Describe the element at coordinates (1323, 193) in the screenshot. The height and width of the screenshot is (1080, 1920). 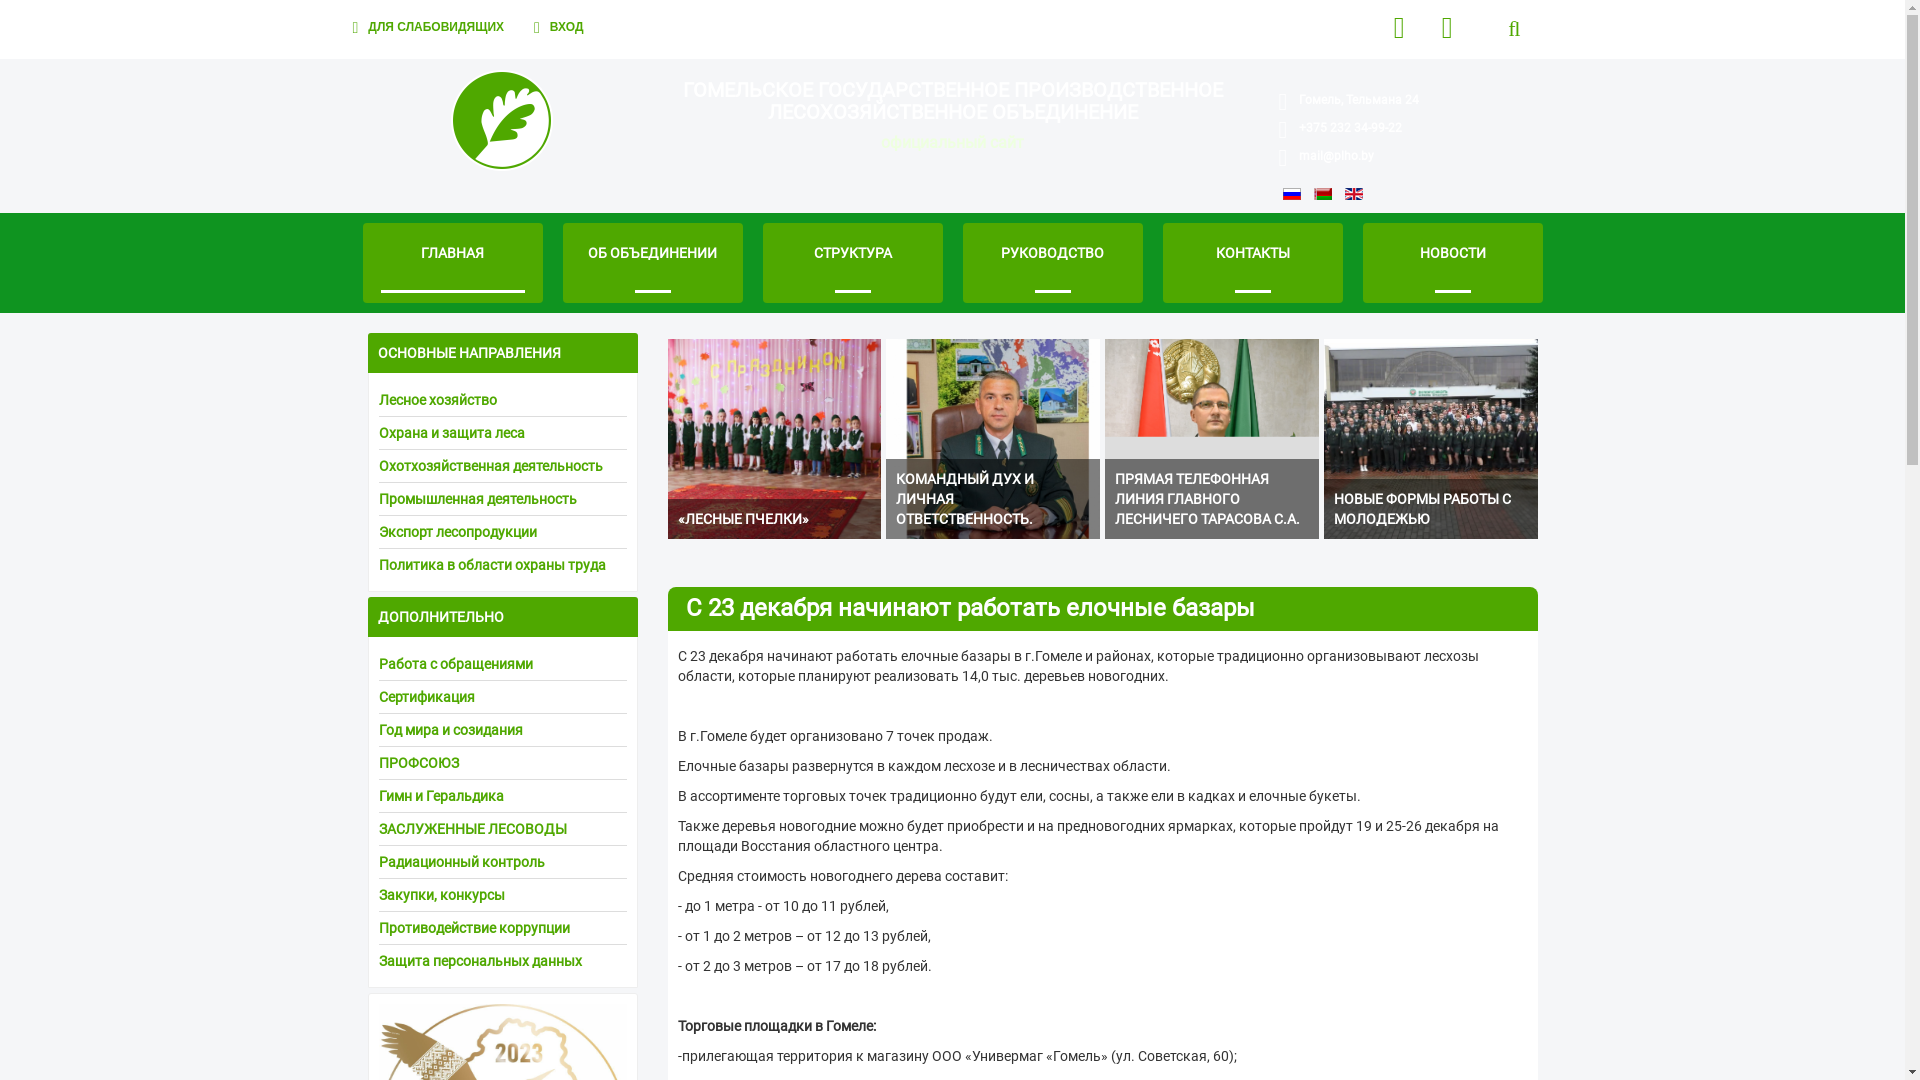
I see `'Belarusian (be-BY)'` at that location.